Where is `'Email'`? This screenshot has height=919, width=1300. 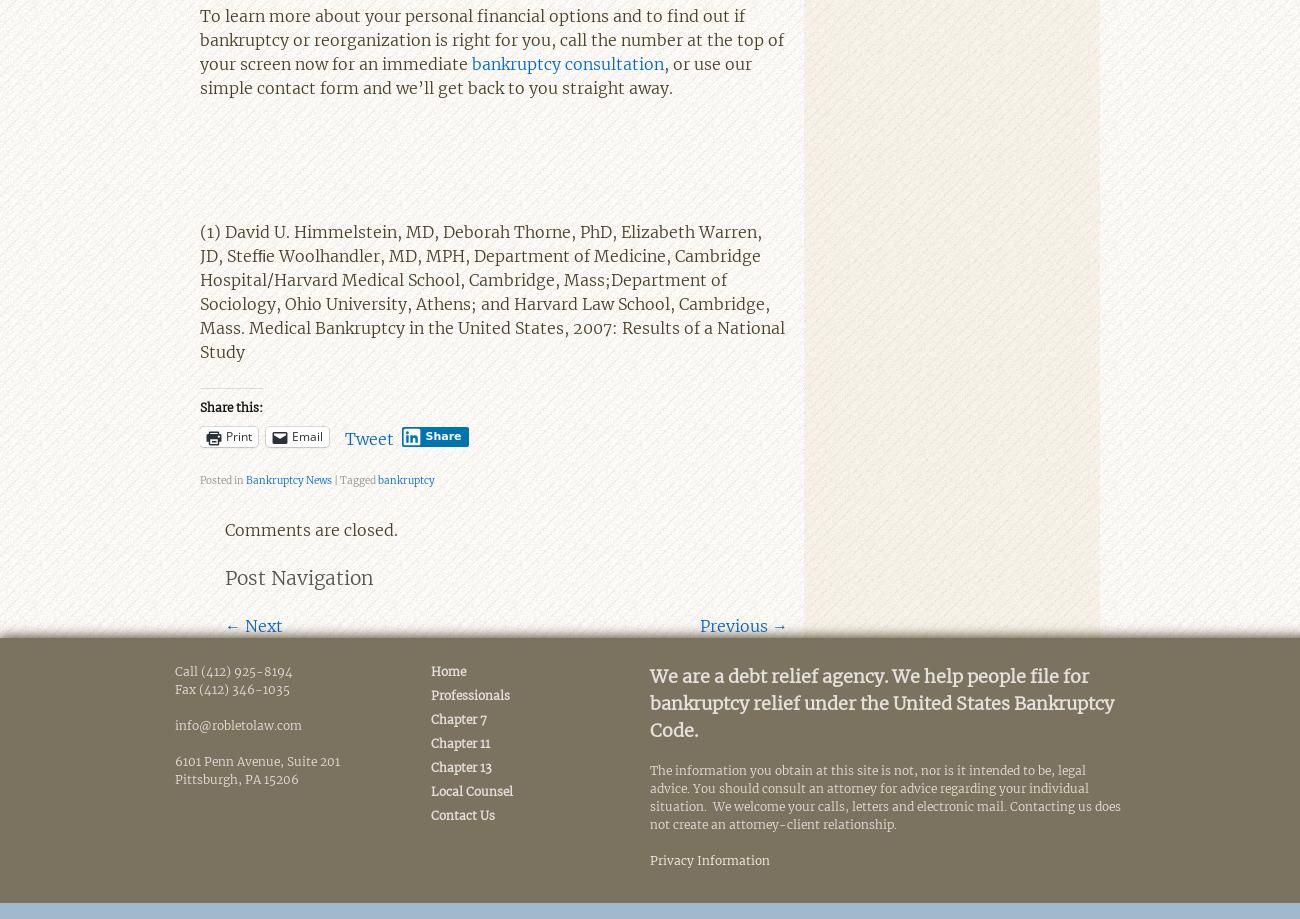
'Email' is located at coordinates (291, 436).